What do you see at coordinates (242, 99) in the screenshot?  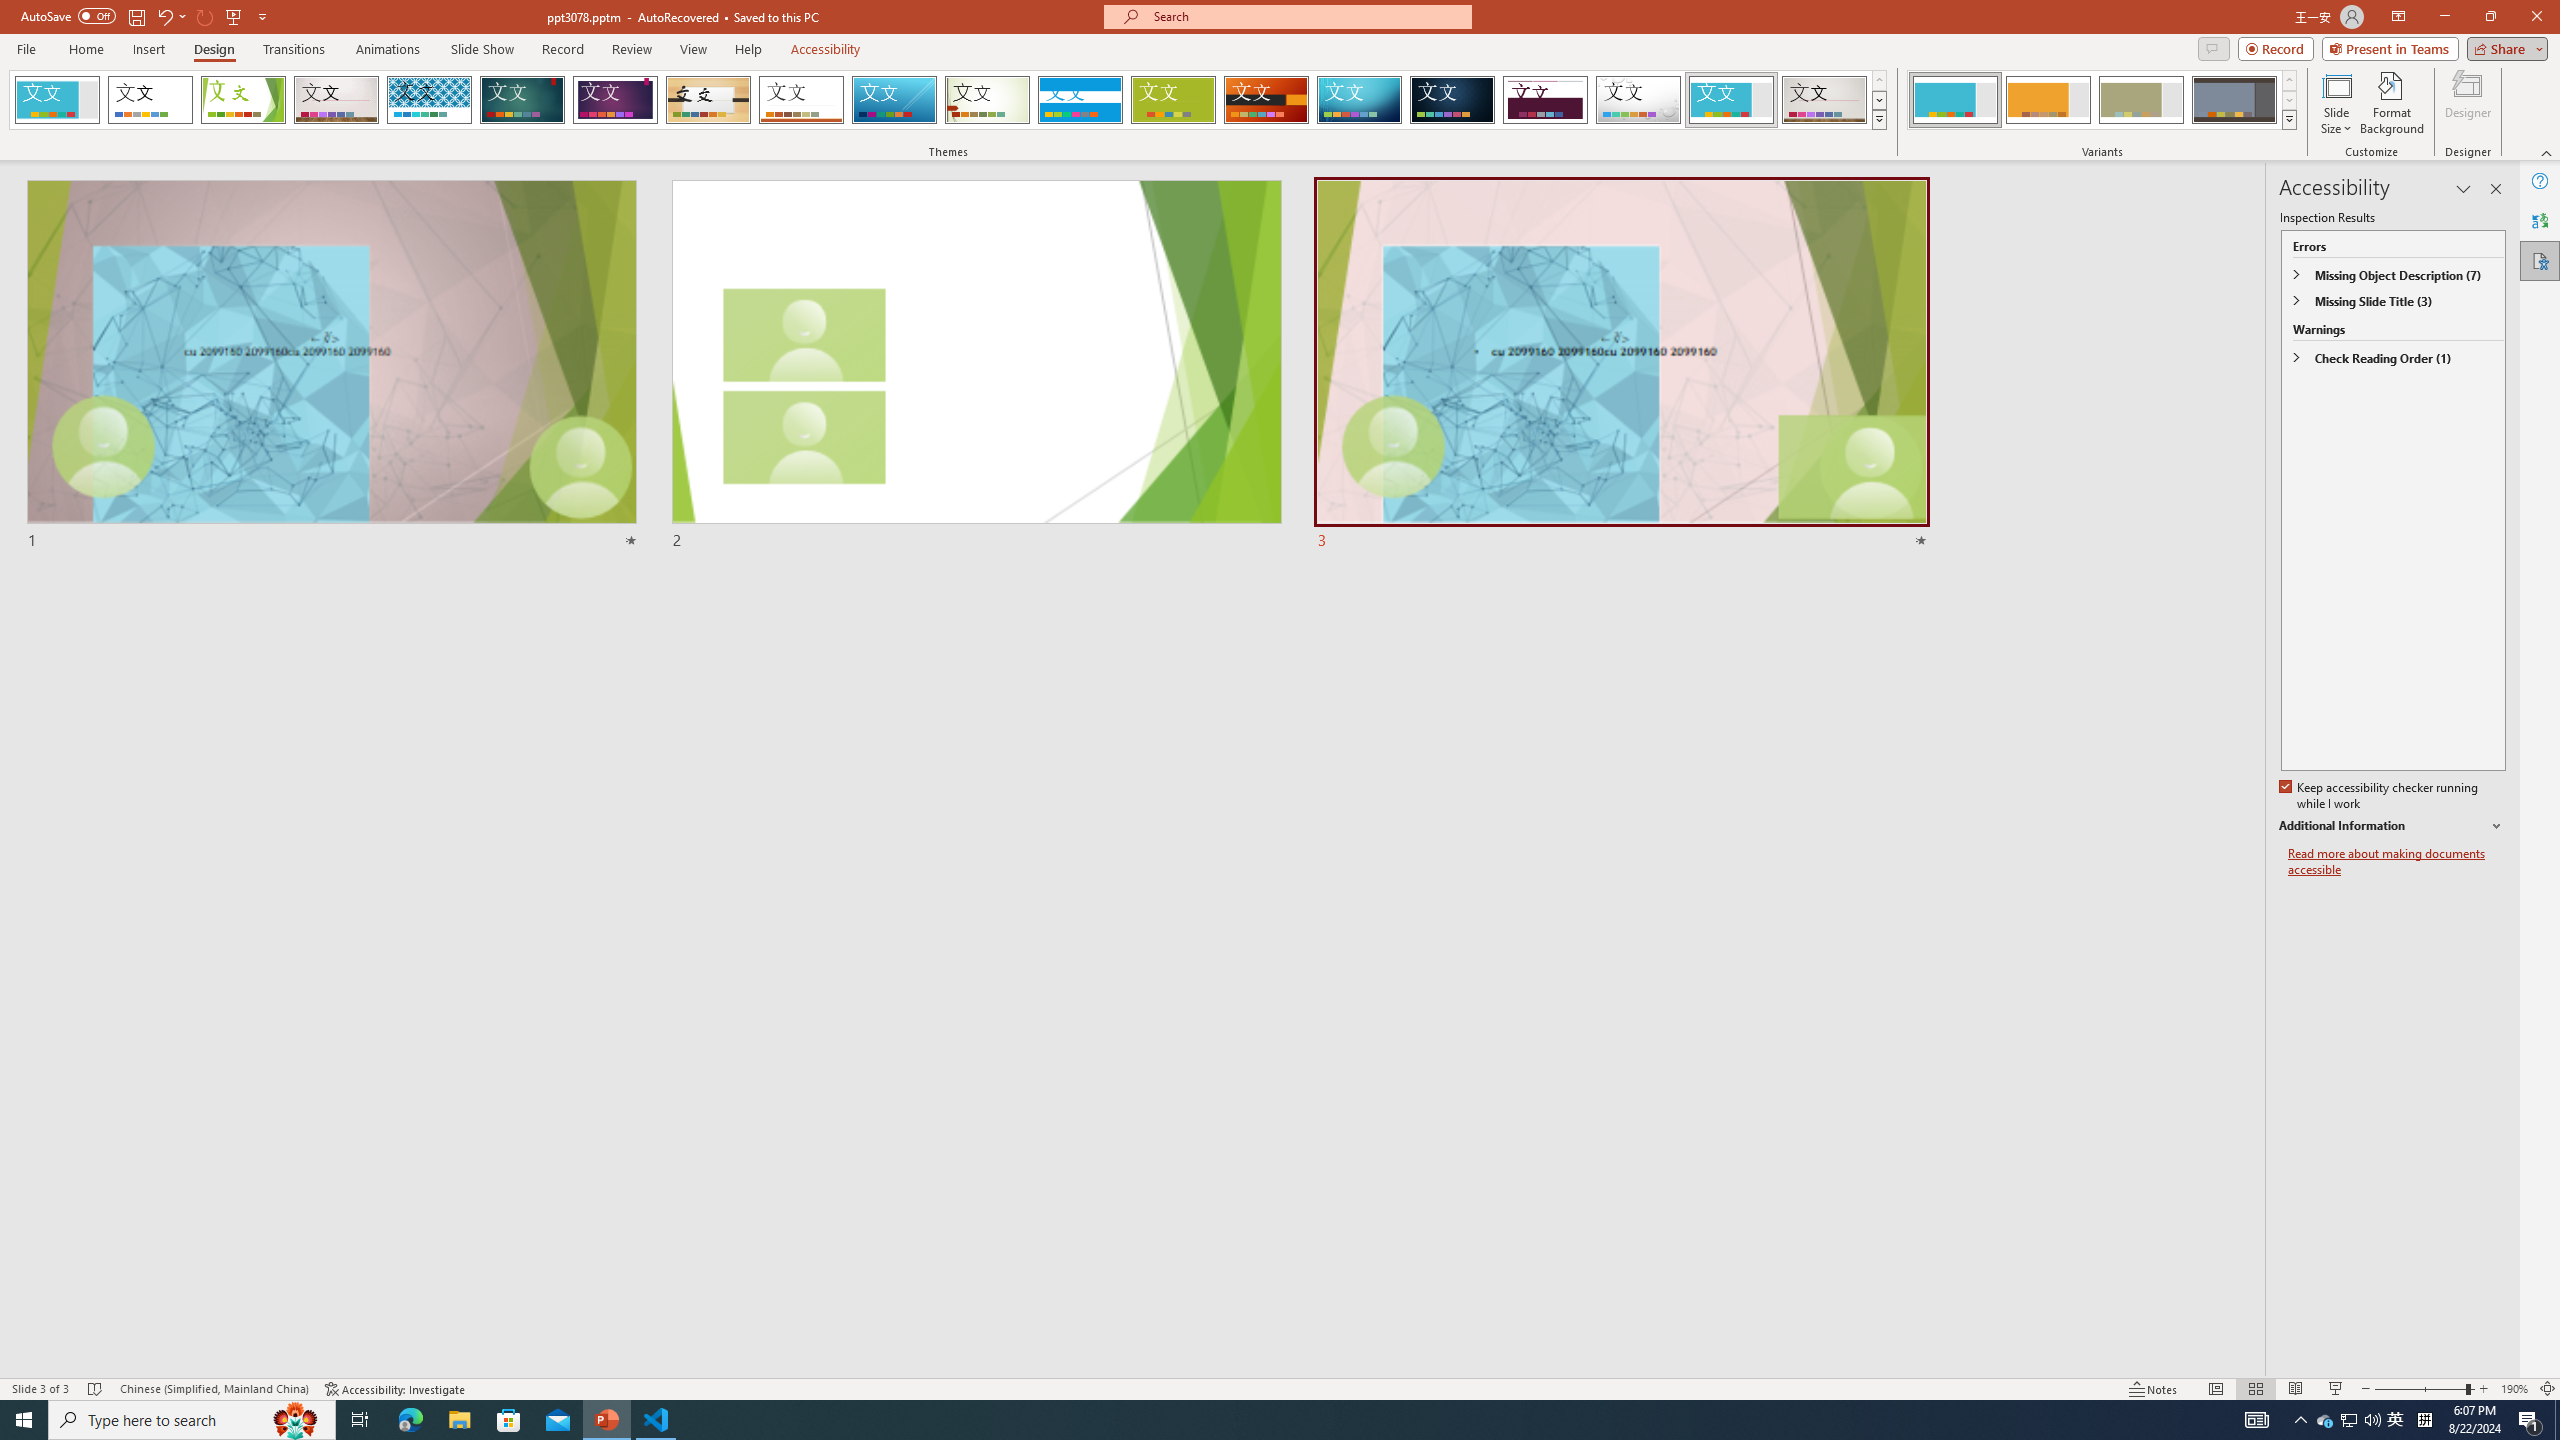 I see `'Facet'` at bounding box center [242, 99].